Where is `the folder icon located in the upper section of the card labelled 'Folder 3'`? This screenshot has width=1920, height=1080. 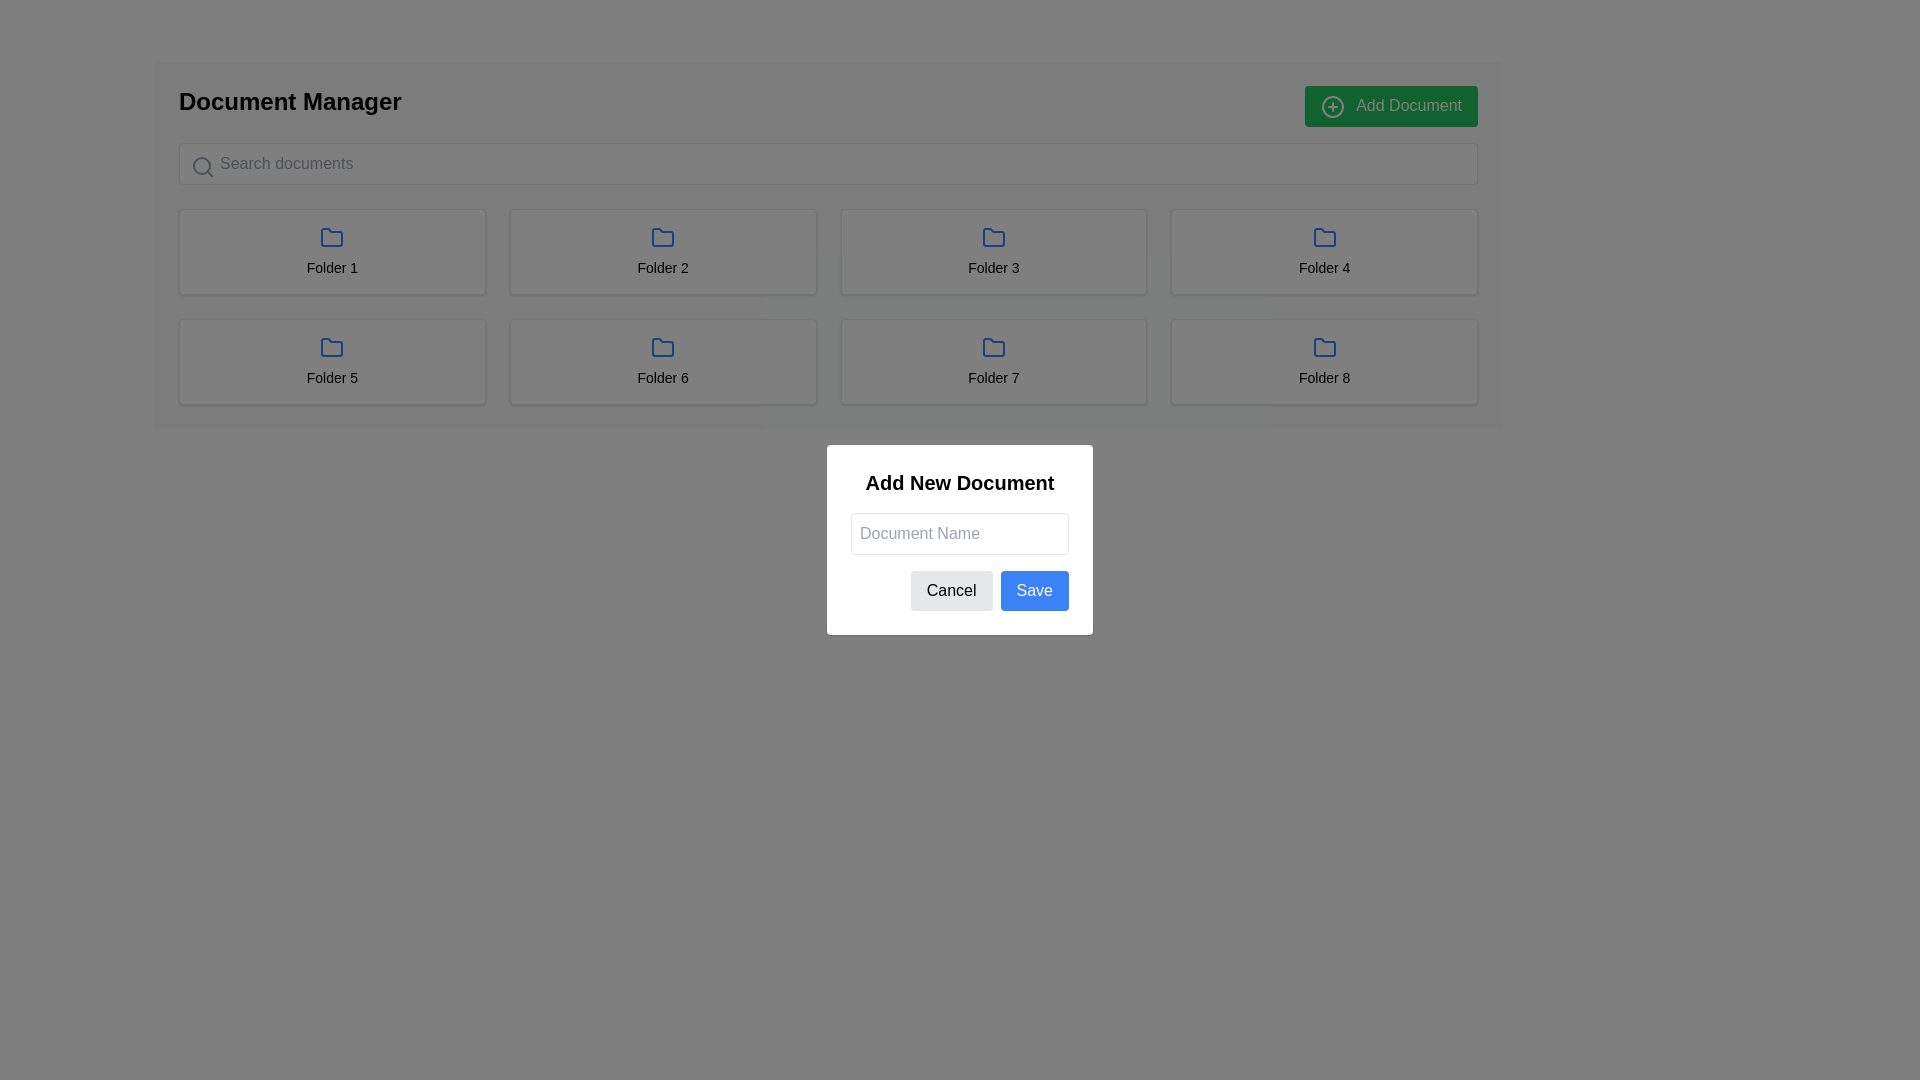
the folder icon located in the upper section of the card labelled 'Folder 3' is located at coordinates (993, 236).